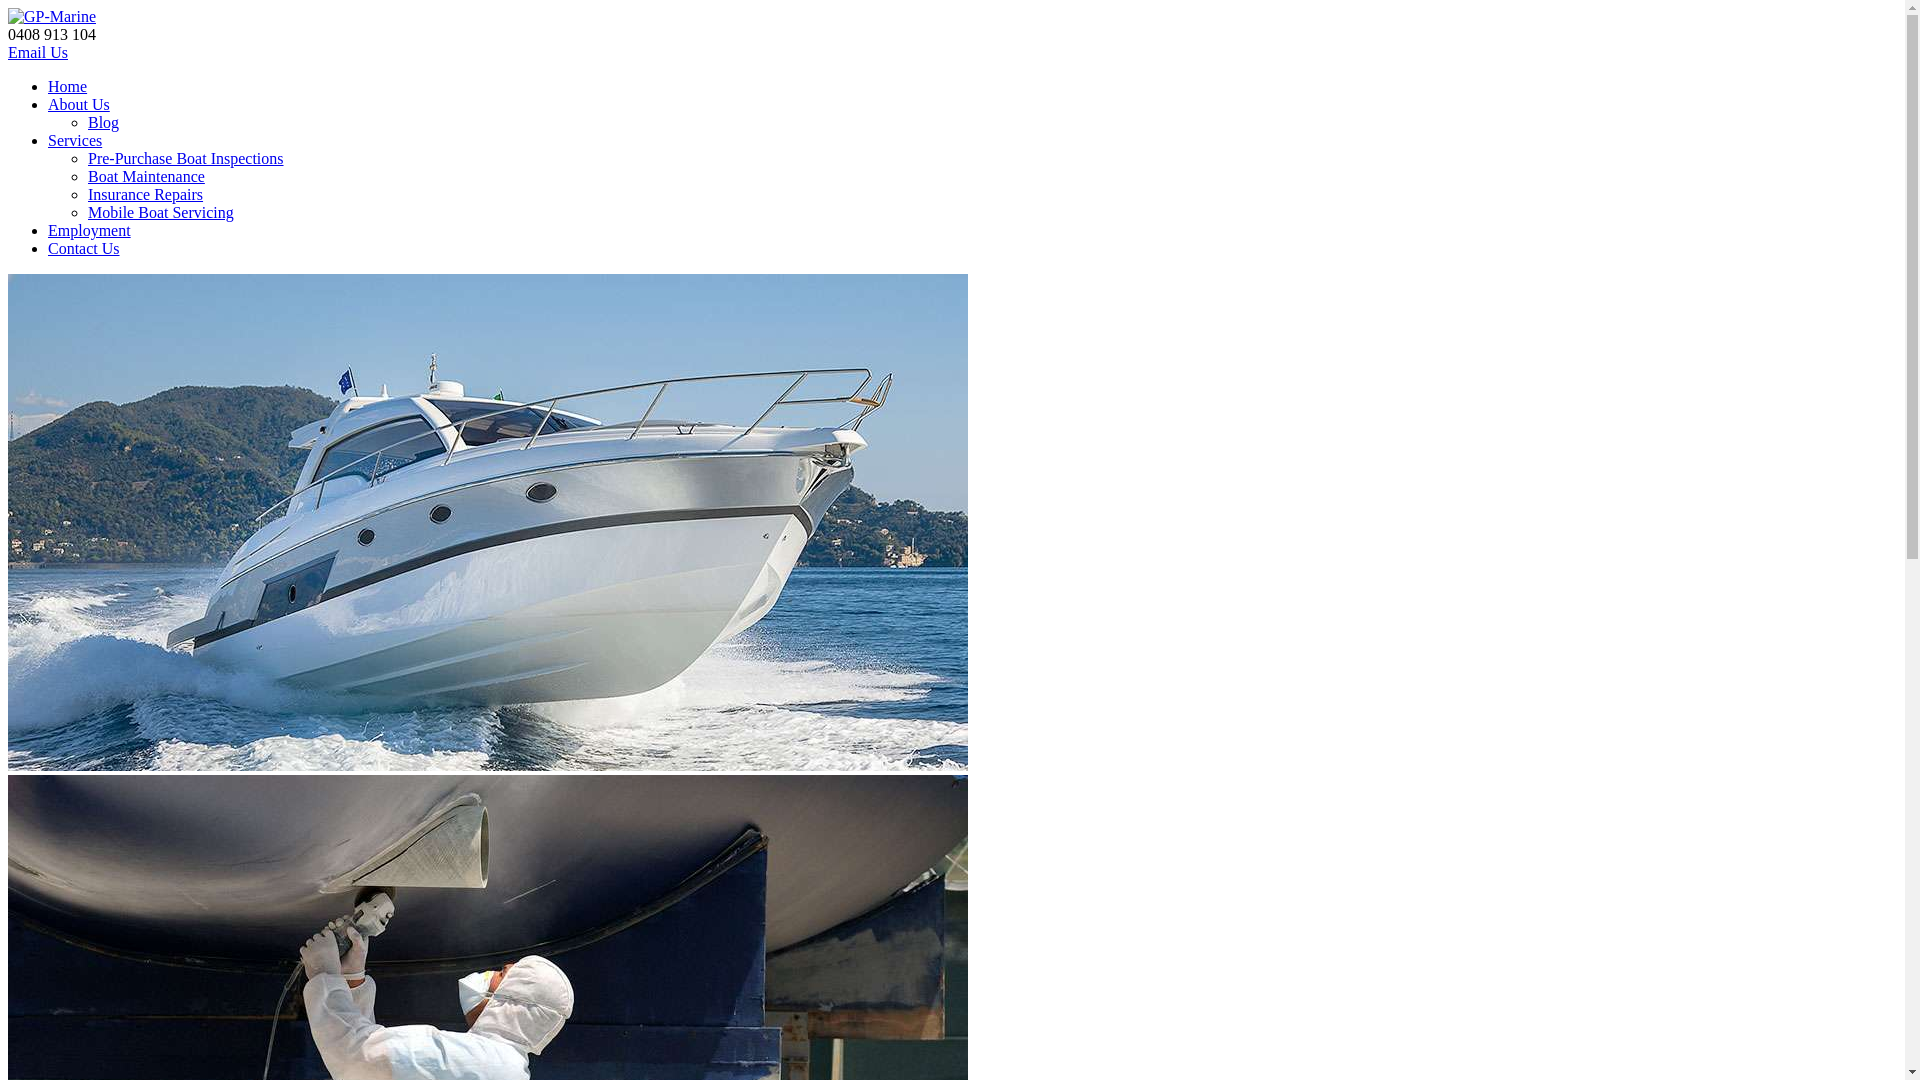  Describe the element at coordinates (161, 212) in the screenshot. I see `'Mobile Boat Servicing'` at that location.